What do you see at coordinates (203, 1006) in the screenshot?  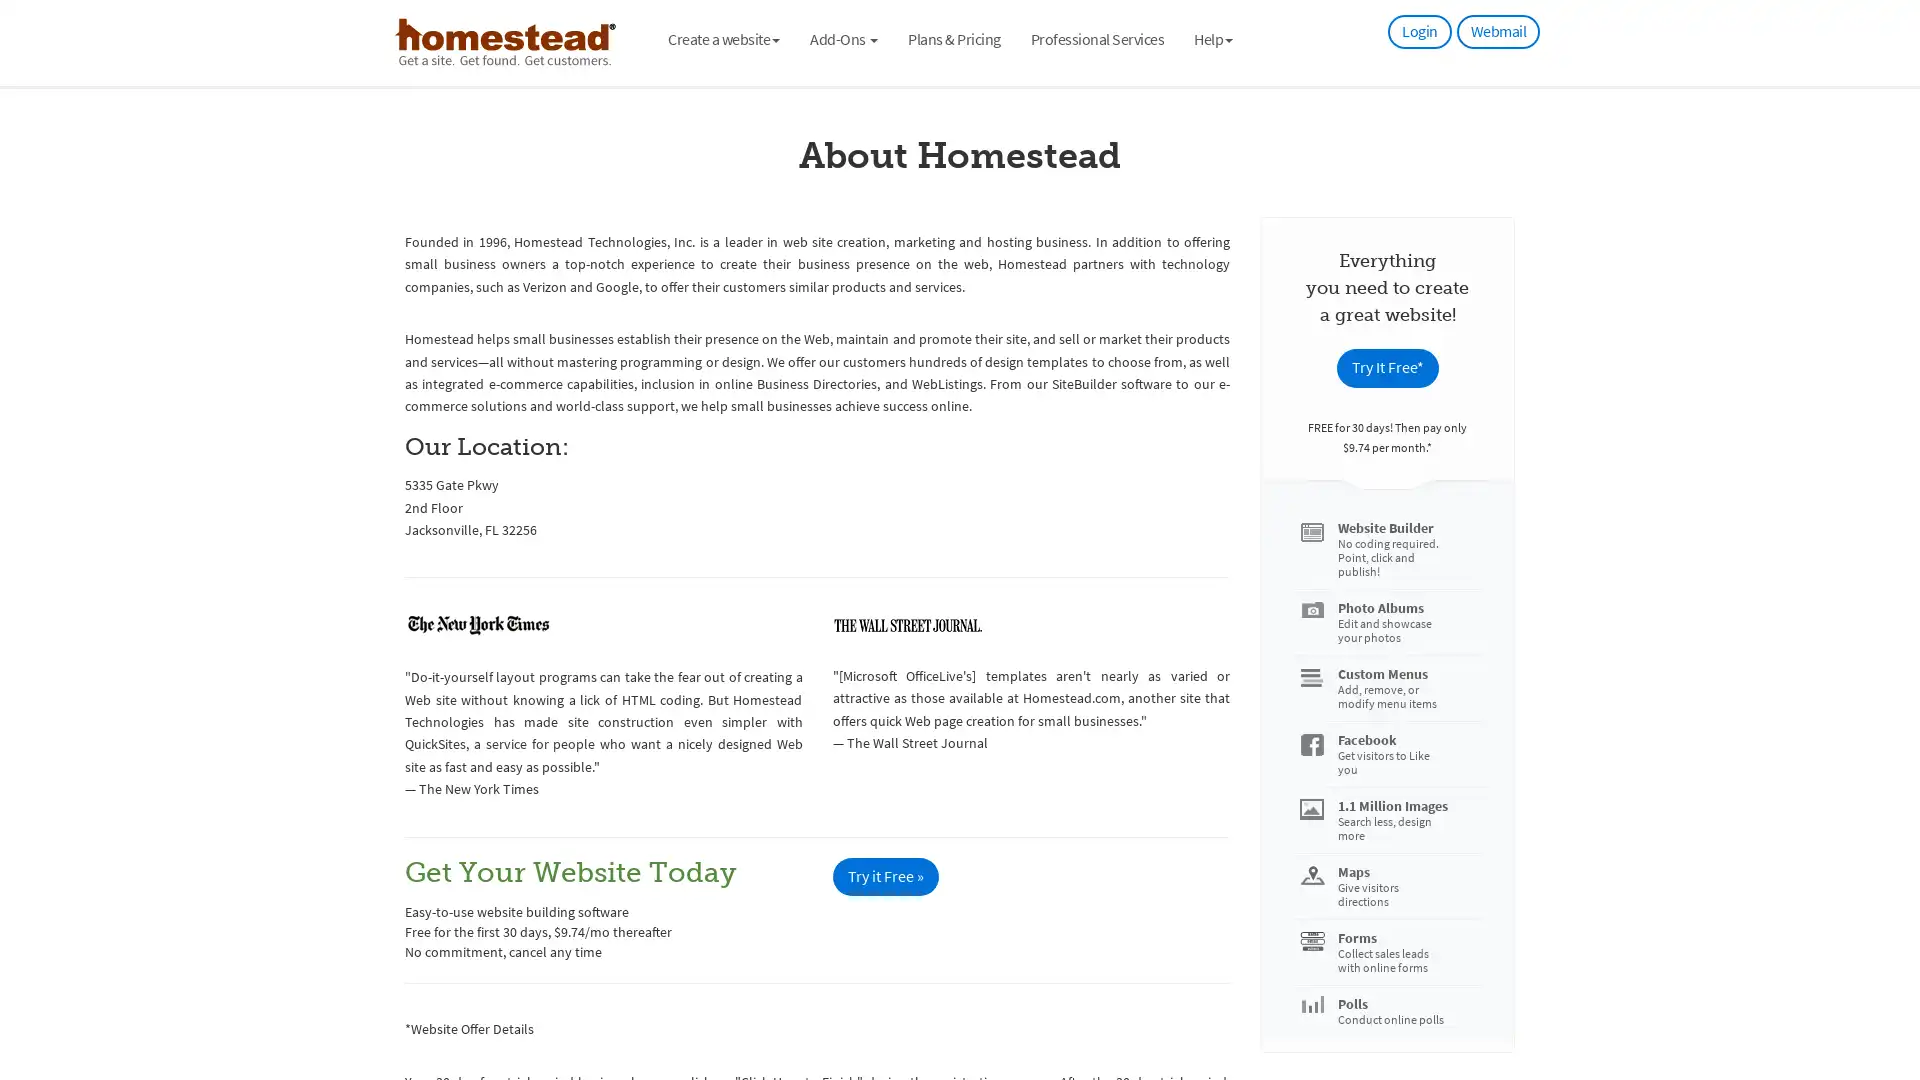 I see `Cookies Settings` at bounding box center [203, 1006].